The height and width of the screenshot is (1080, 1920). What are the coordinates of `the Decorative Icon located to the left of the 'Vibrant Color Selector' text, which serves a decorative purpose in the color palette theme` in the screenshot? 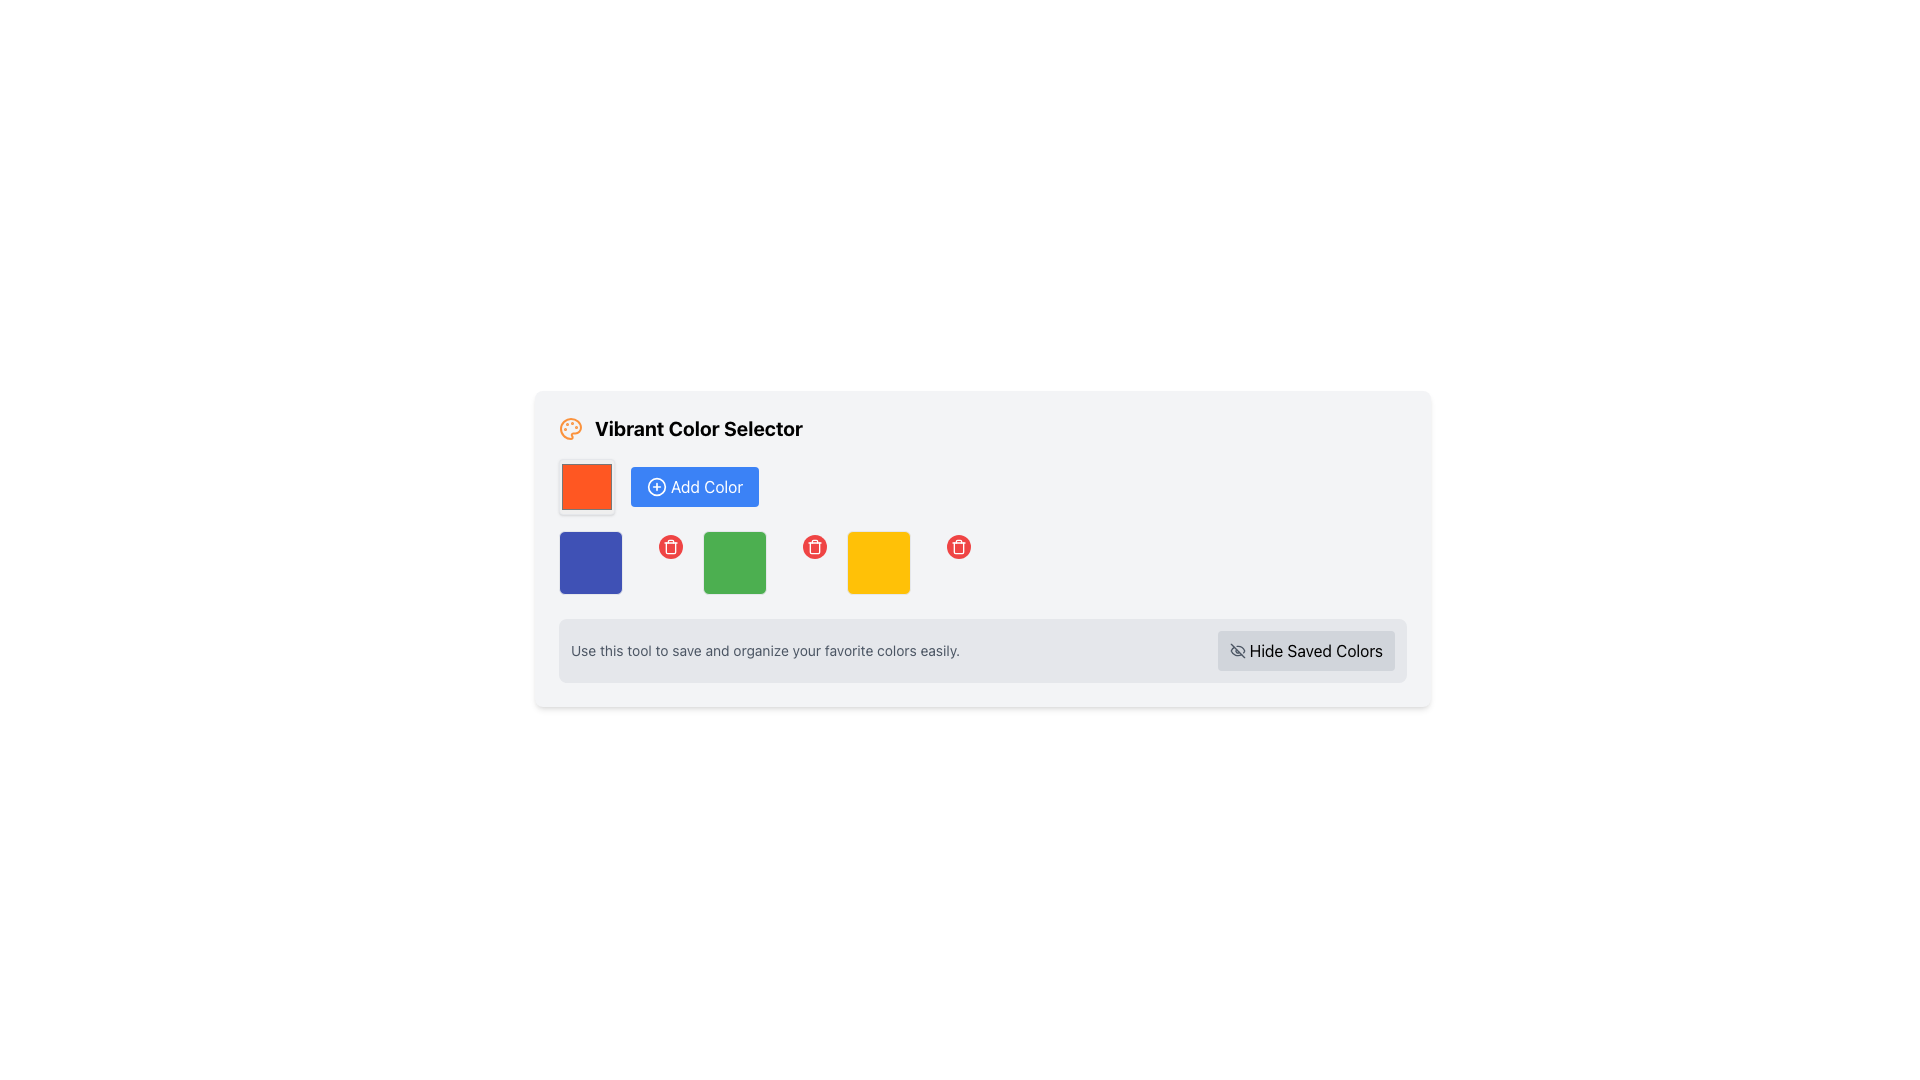 It's located at (570, 427).